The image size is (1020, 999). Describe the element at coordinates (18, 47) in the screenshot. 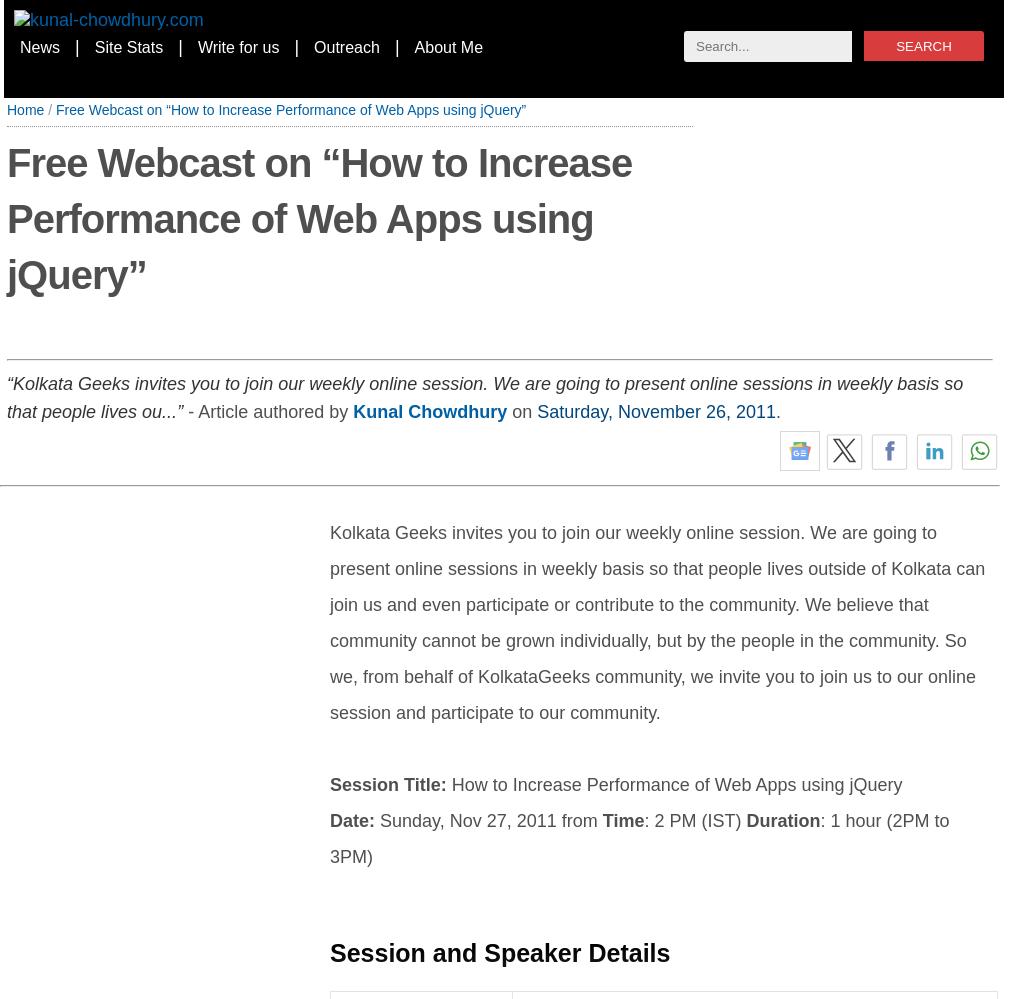

I see `'News'` at that location.